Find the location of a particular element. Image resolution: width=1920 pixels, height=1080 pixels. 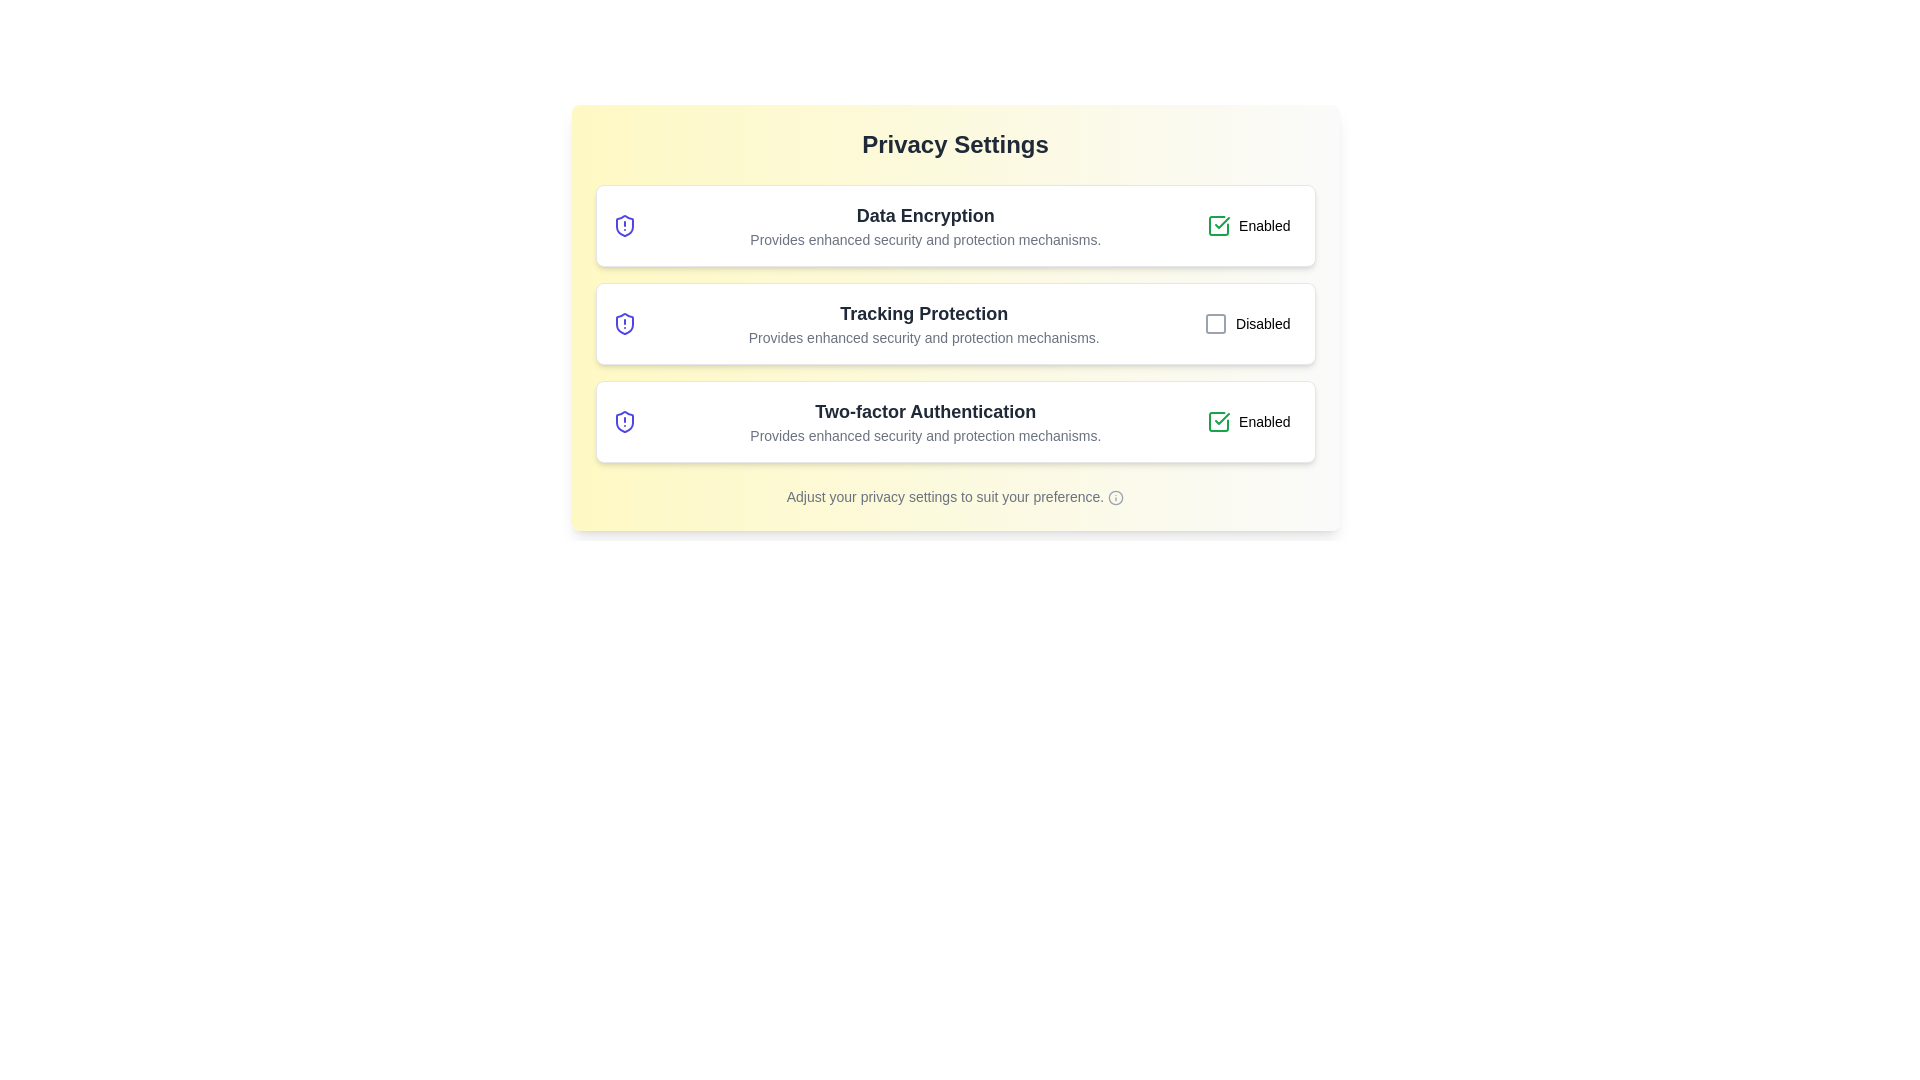

the Indicator icon, which is a green square with rounded corners containing a checkmark, located in the first row under 'Privacy Settings' and aligned with 'Enabled' is located at coordinates (1218, 420).